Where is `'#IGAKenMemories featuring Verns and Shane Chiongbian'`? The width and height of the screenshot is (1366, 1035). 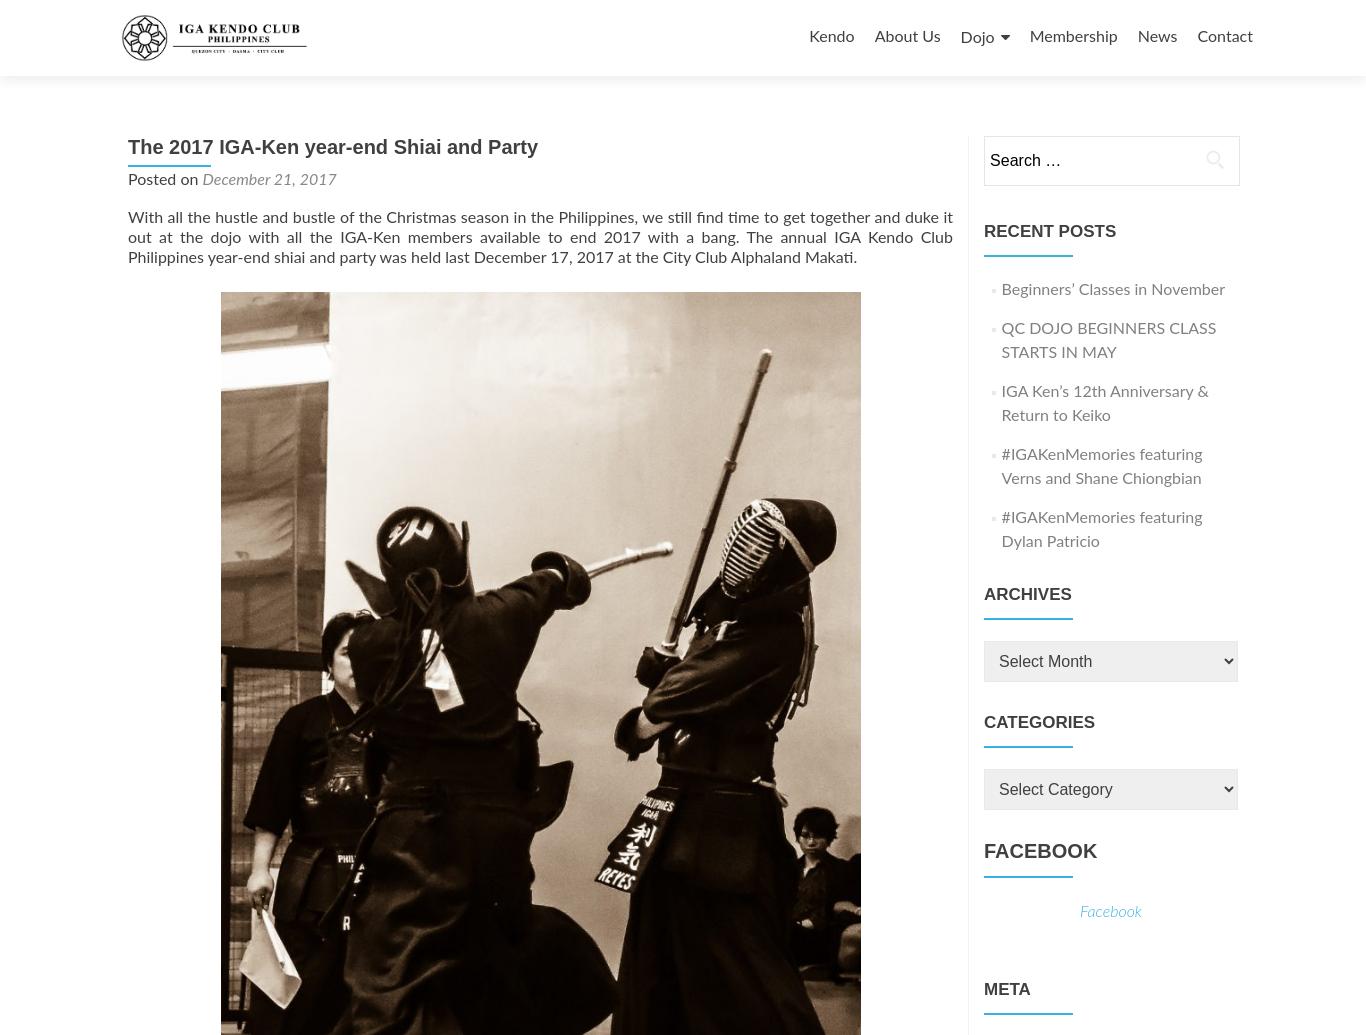
'#IGAKenMemories featuring Verns and Shane Chiongbian' is located at coordinates (1100, 466).